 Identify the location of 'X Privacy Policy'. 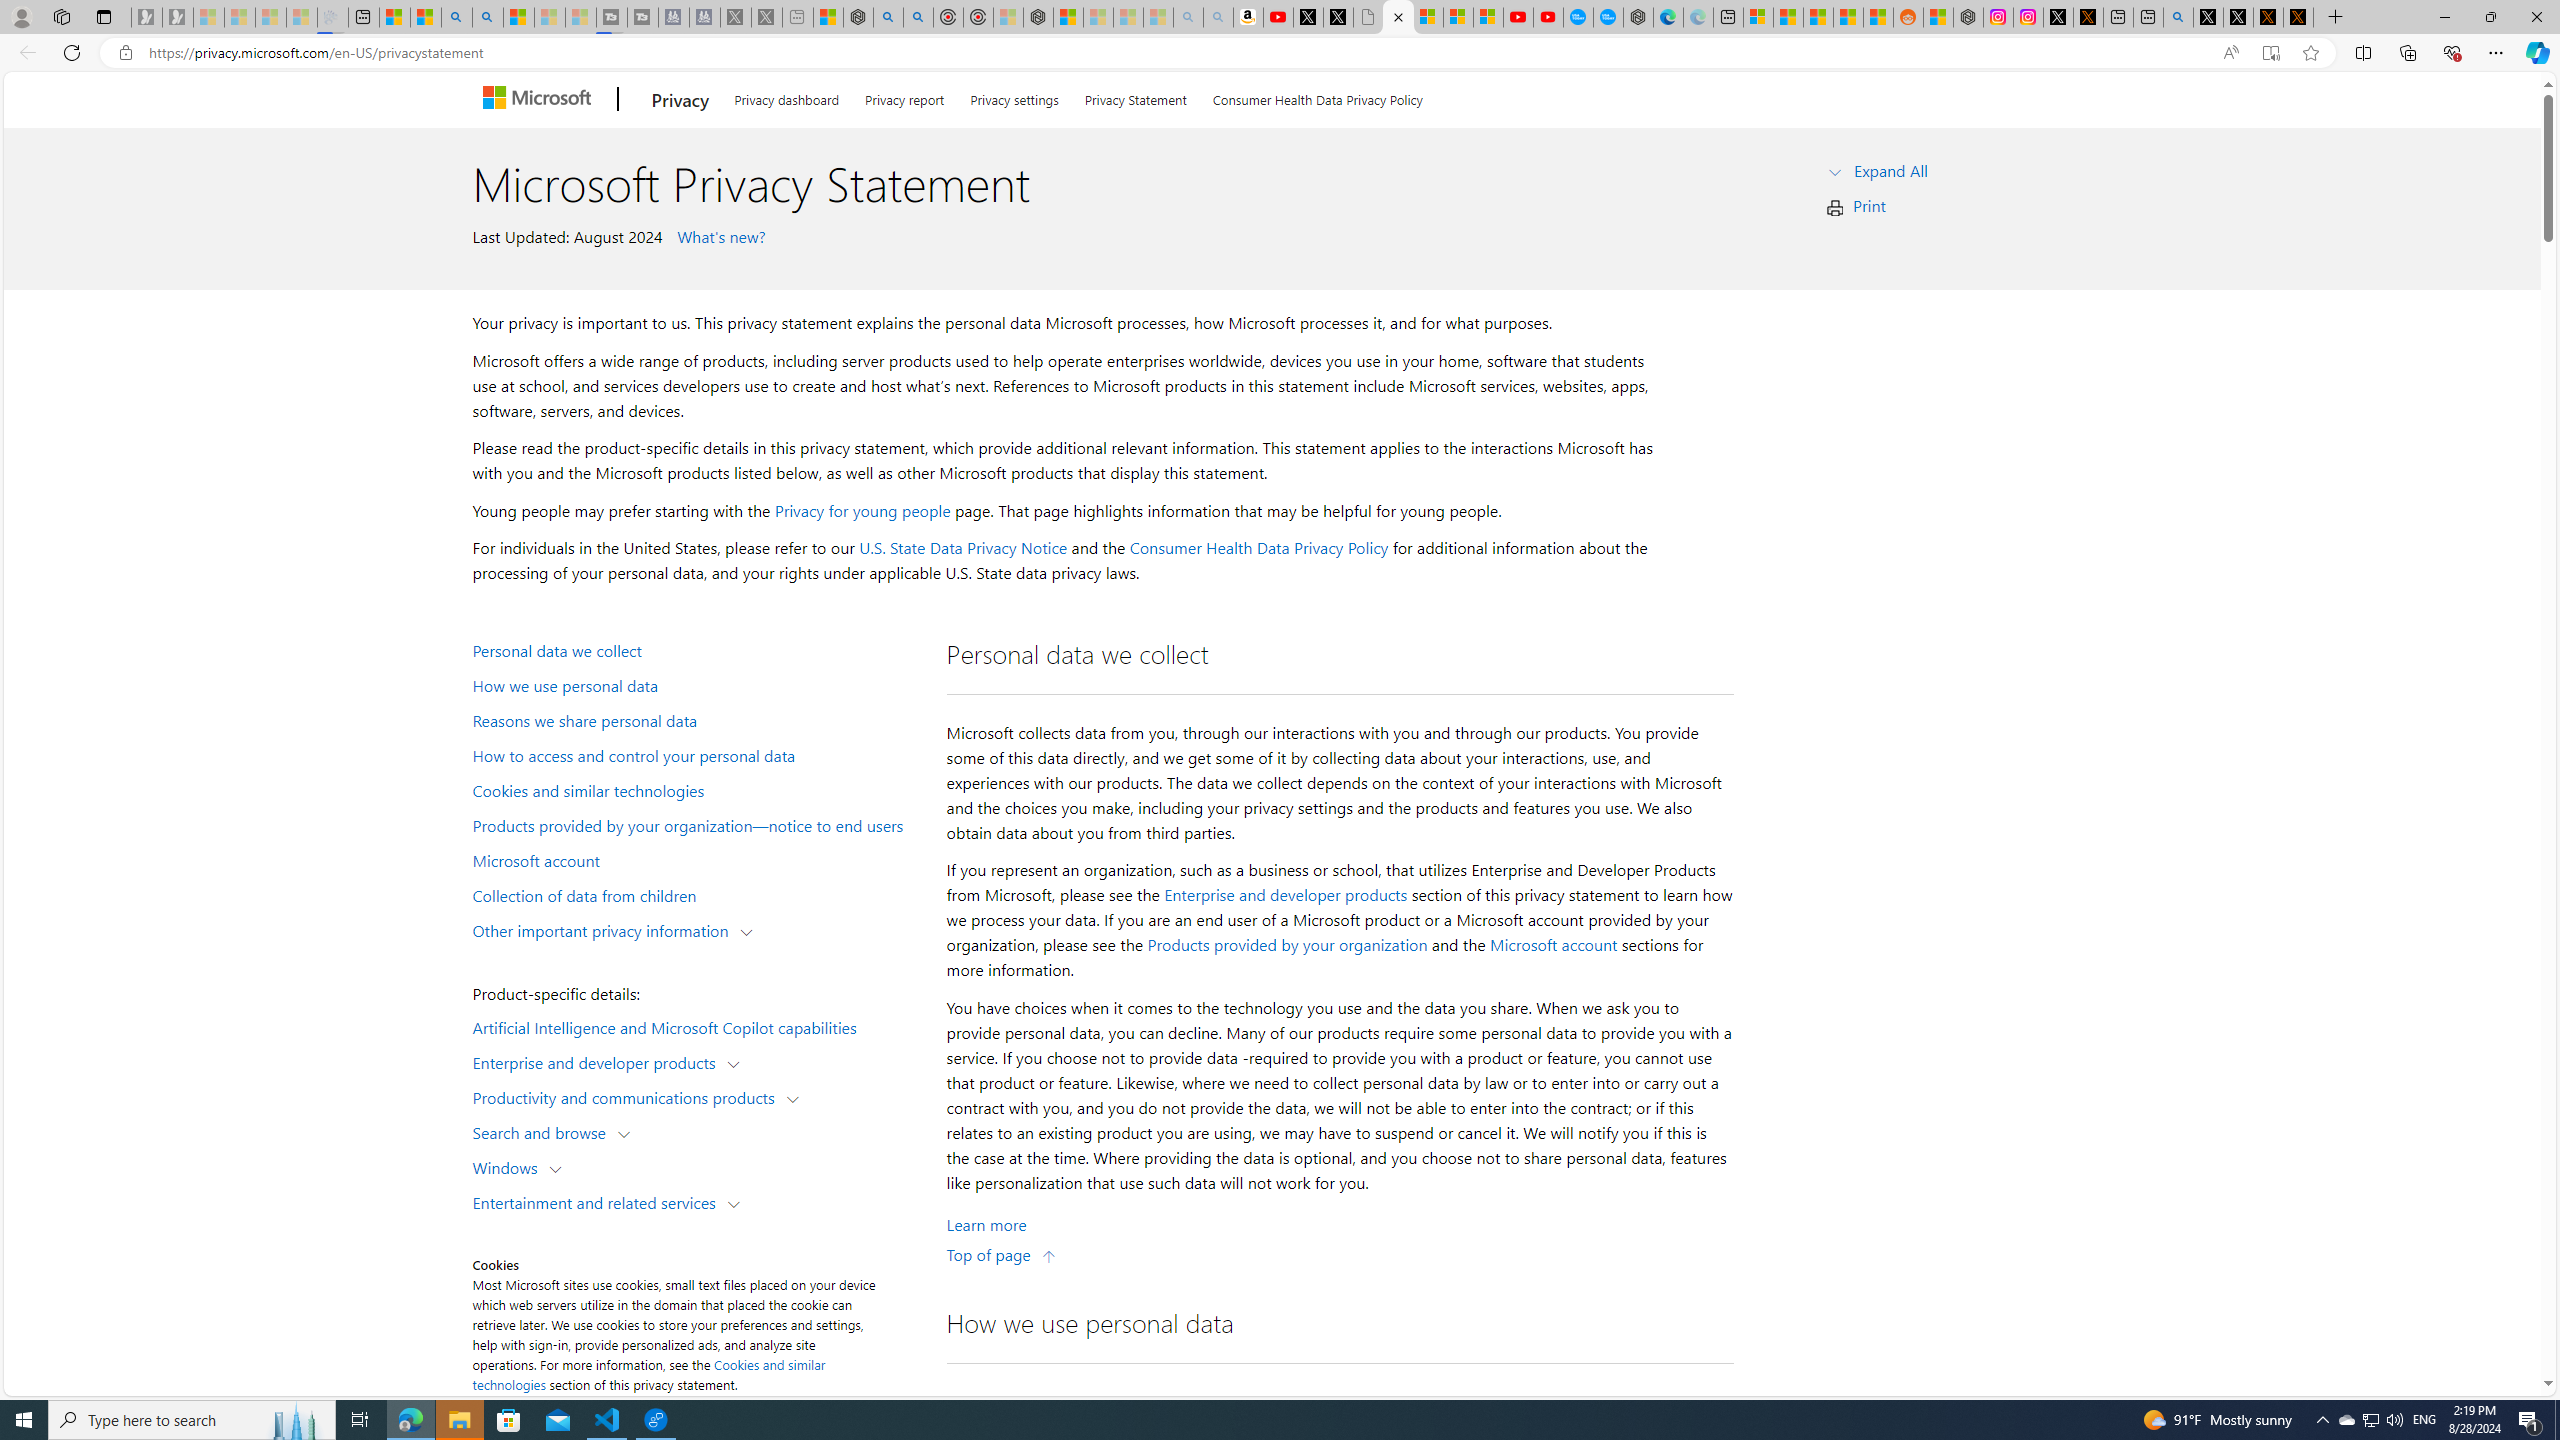
(2298, 16).